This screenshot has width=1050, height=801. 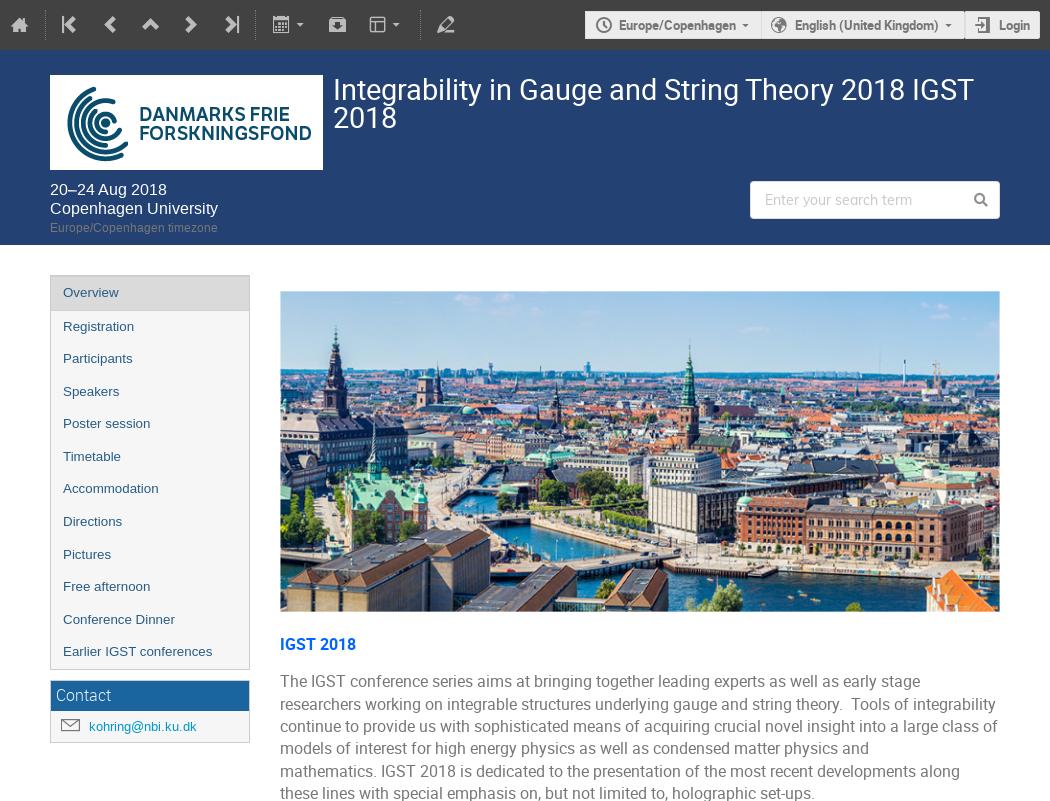 What do you see at coordinates (91, 455) in the screenshot?
I see `'Timetable'` at bounding box center [91, 455].